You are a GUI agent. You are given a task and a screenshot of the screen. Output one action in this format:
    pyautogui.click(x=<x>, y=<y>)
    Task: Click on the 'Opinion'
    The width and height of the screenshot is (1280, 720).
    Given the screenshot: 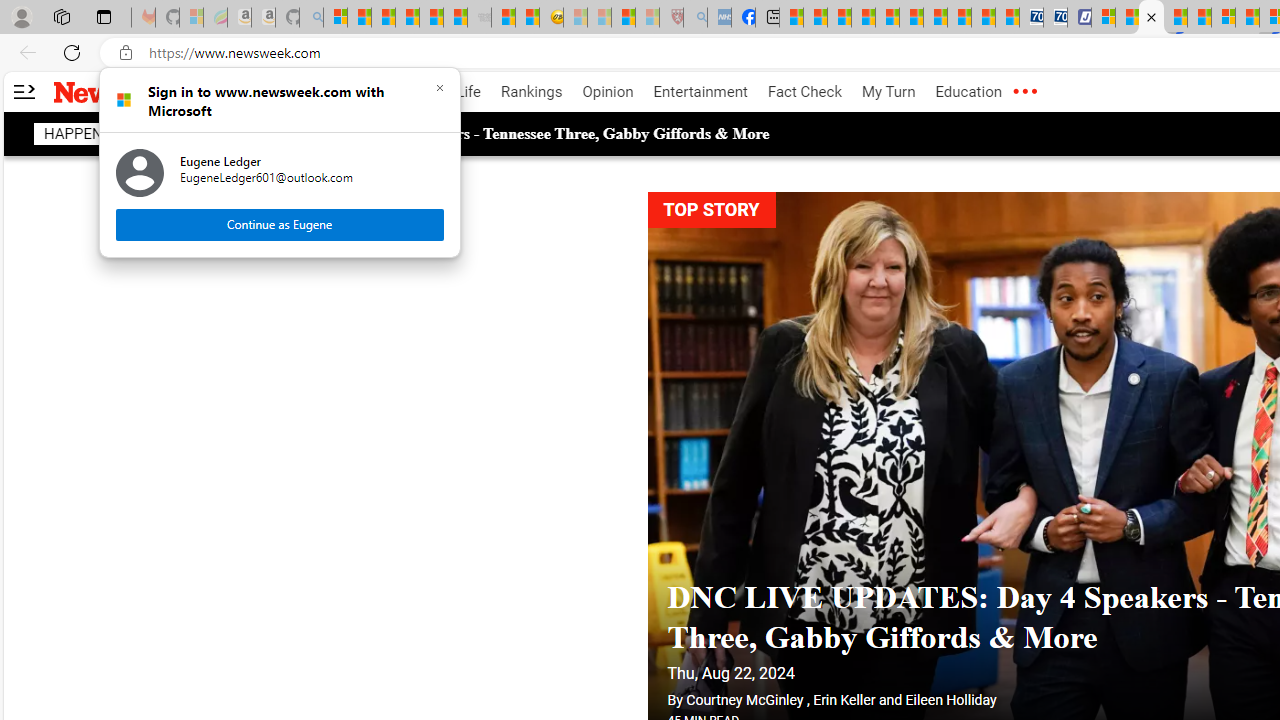 What is the action you would take?
    pyautogui.click(x=607, y=92)
    